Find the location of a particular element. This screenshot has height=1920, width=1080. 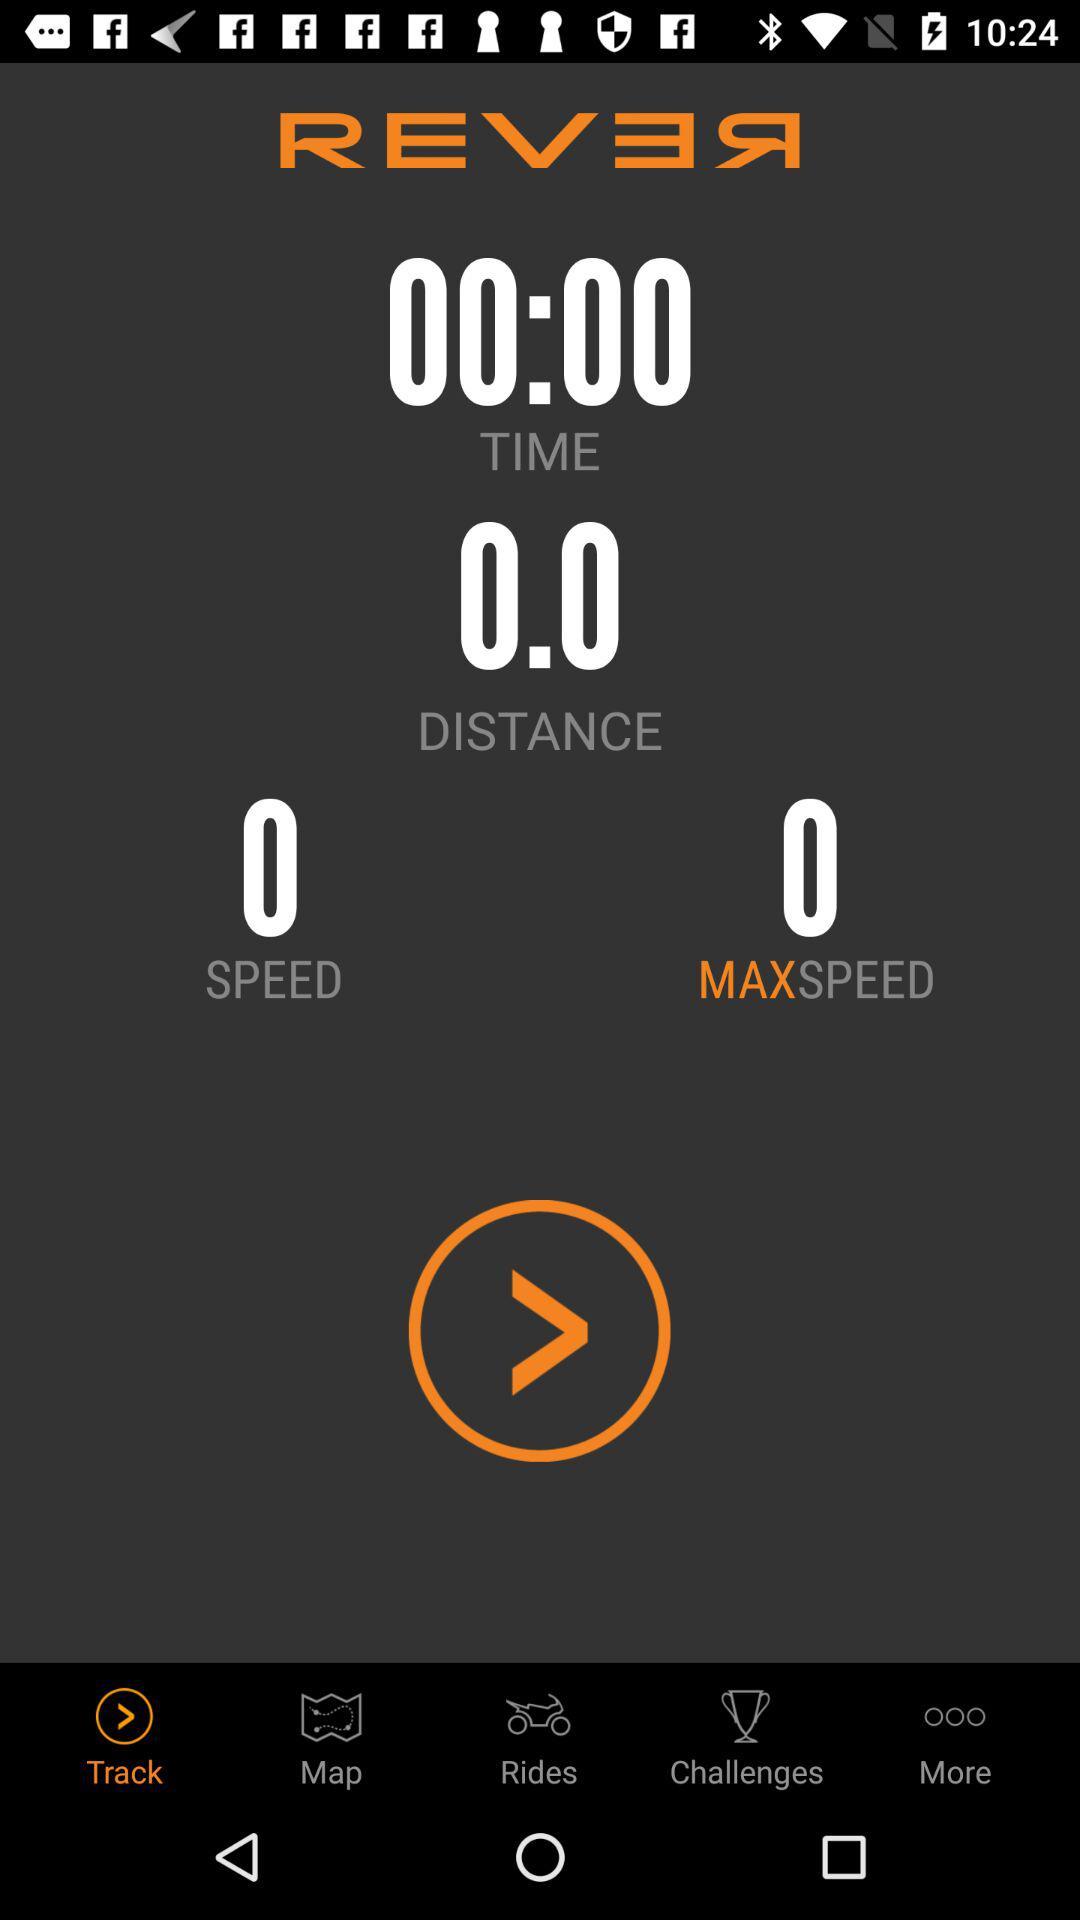

the icon next to the map item is located at coordinates (538, 1731).